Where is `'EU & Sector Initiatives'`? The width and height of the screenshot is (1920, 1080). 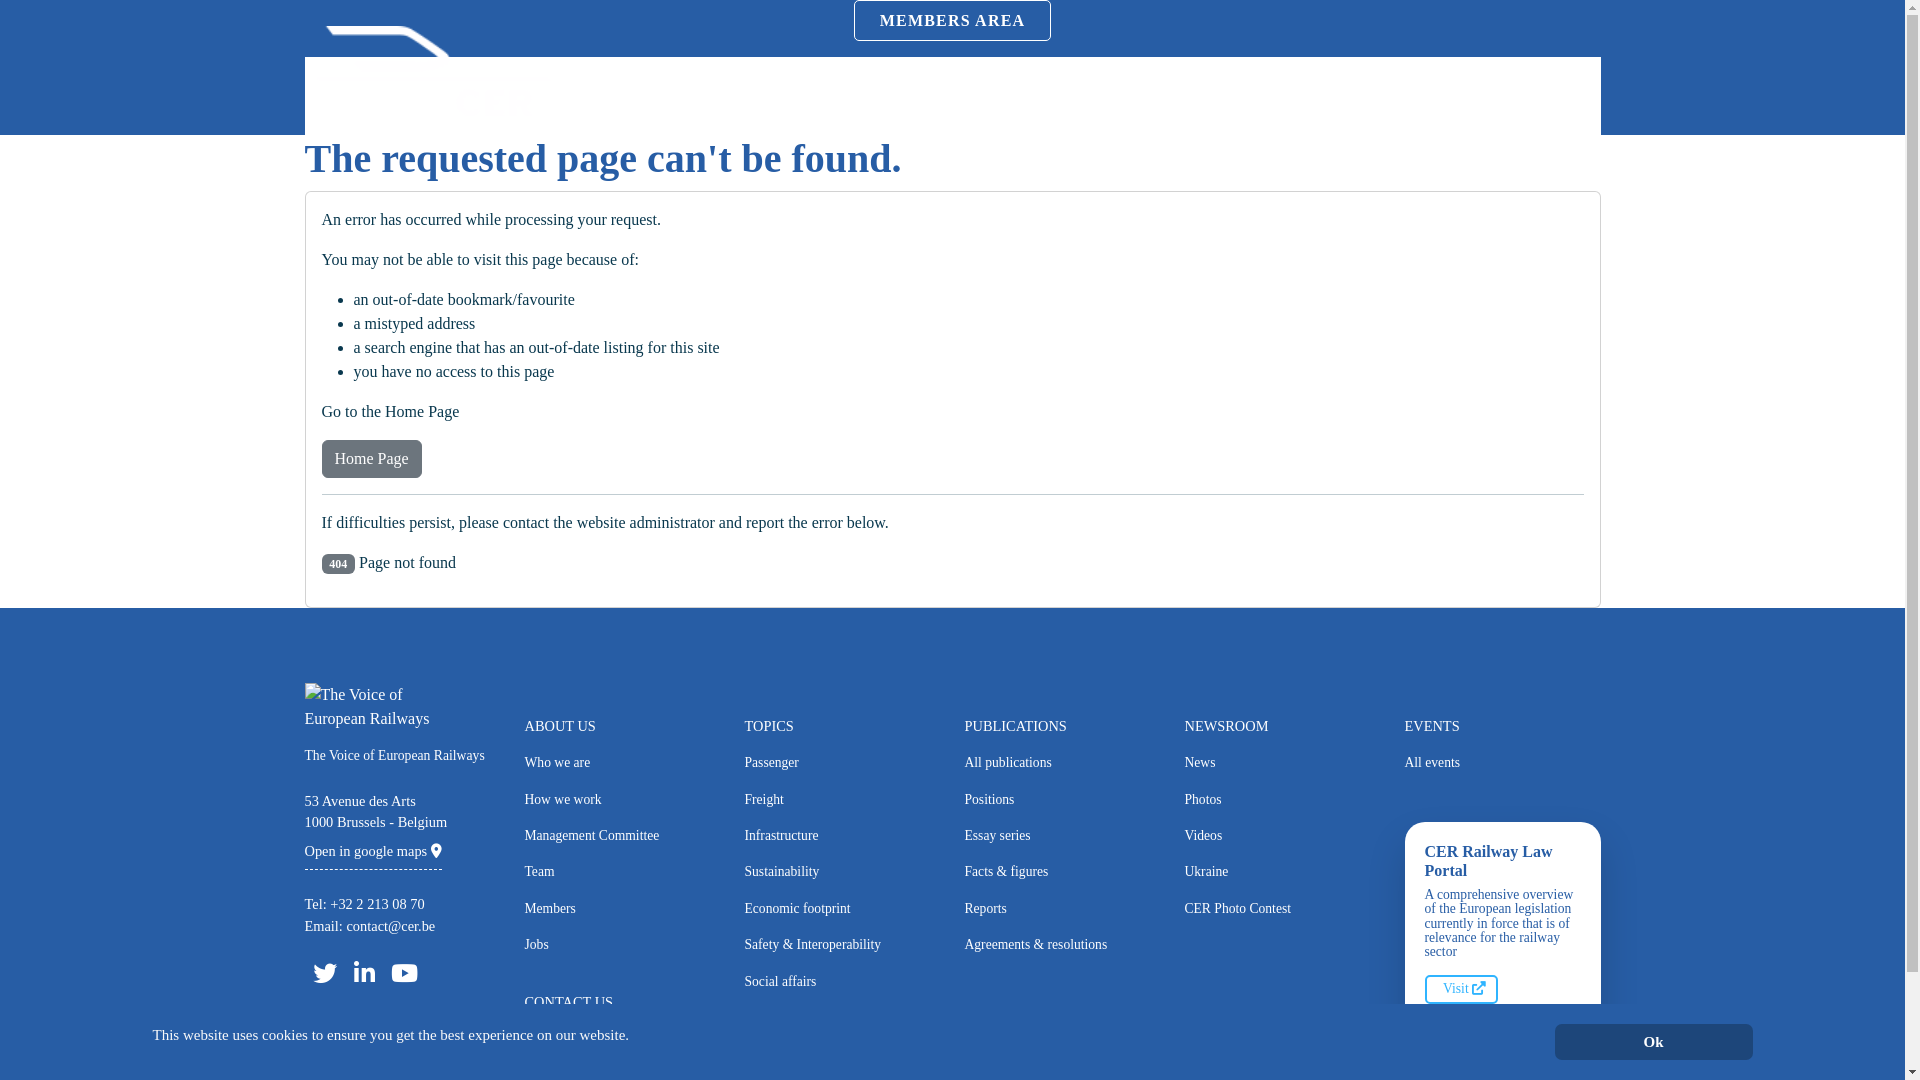 'EU & Sector Initiatives' is located at coordinates (841, 1018).